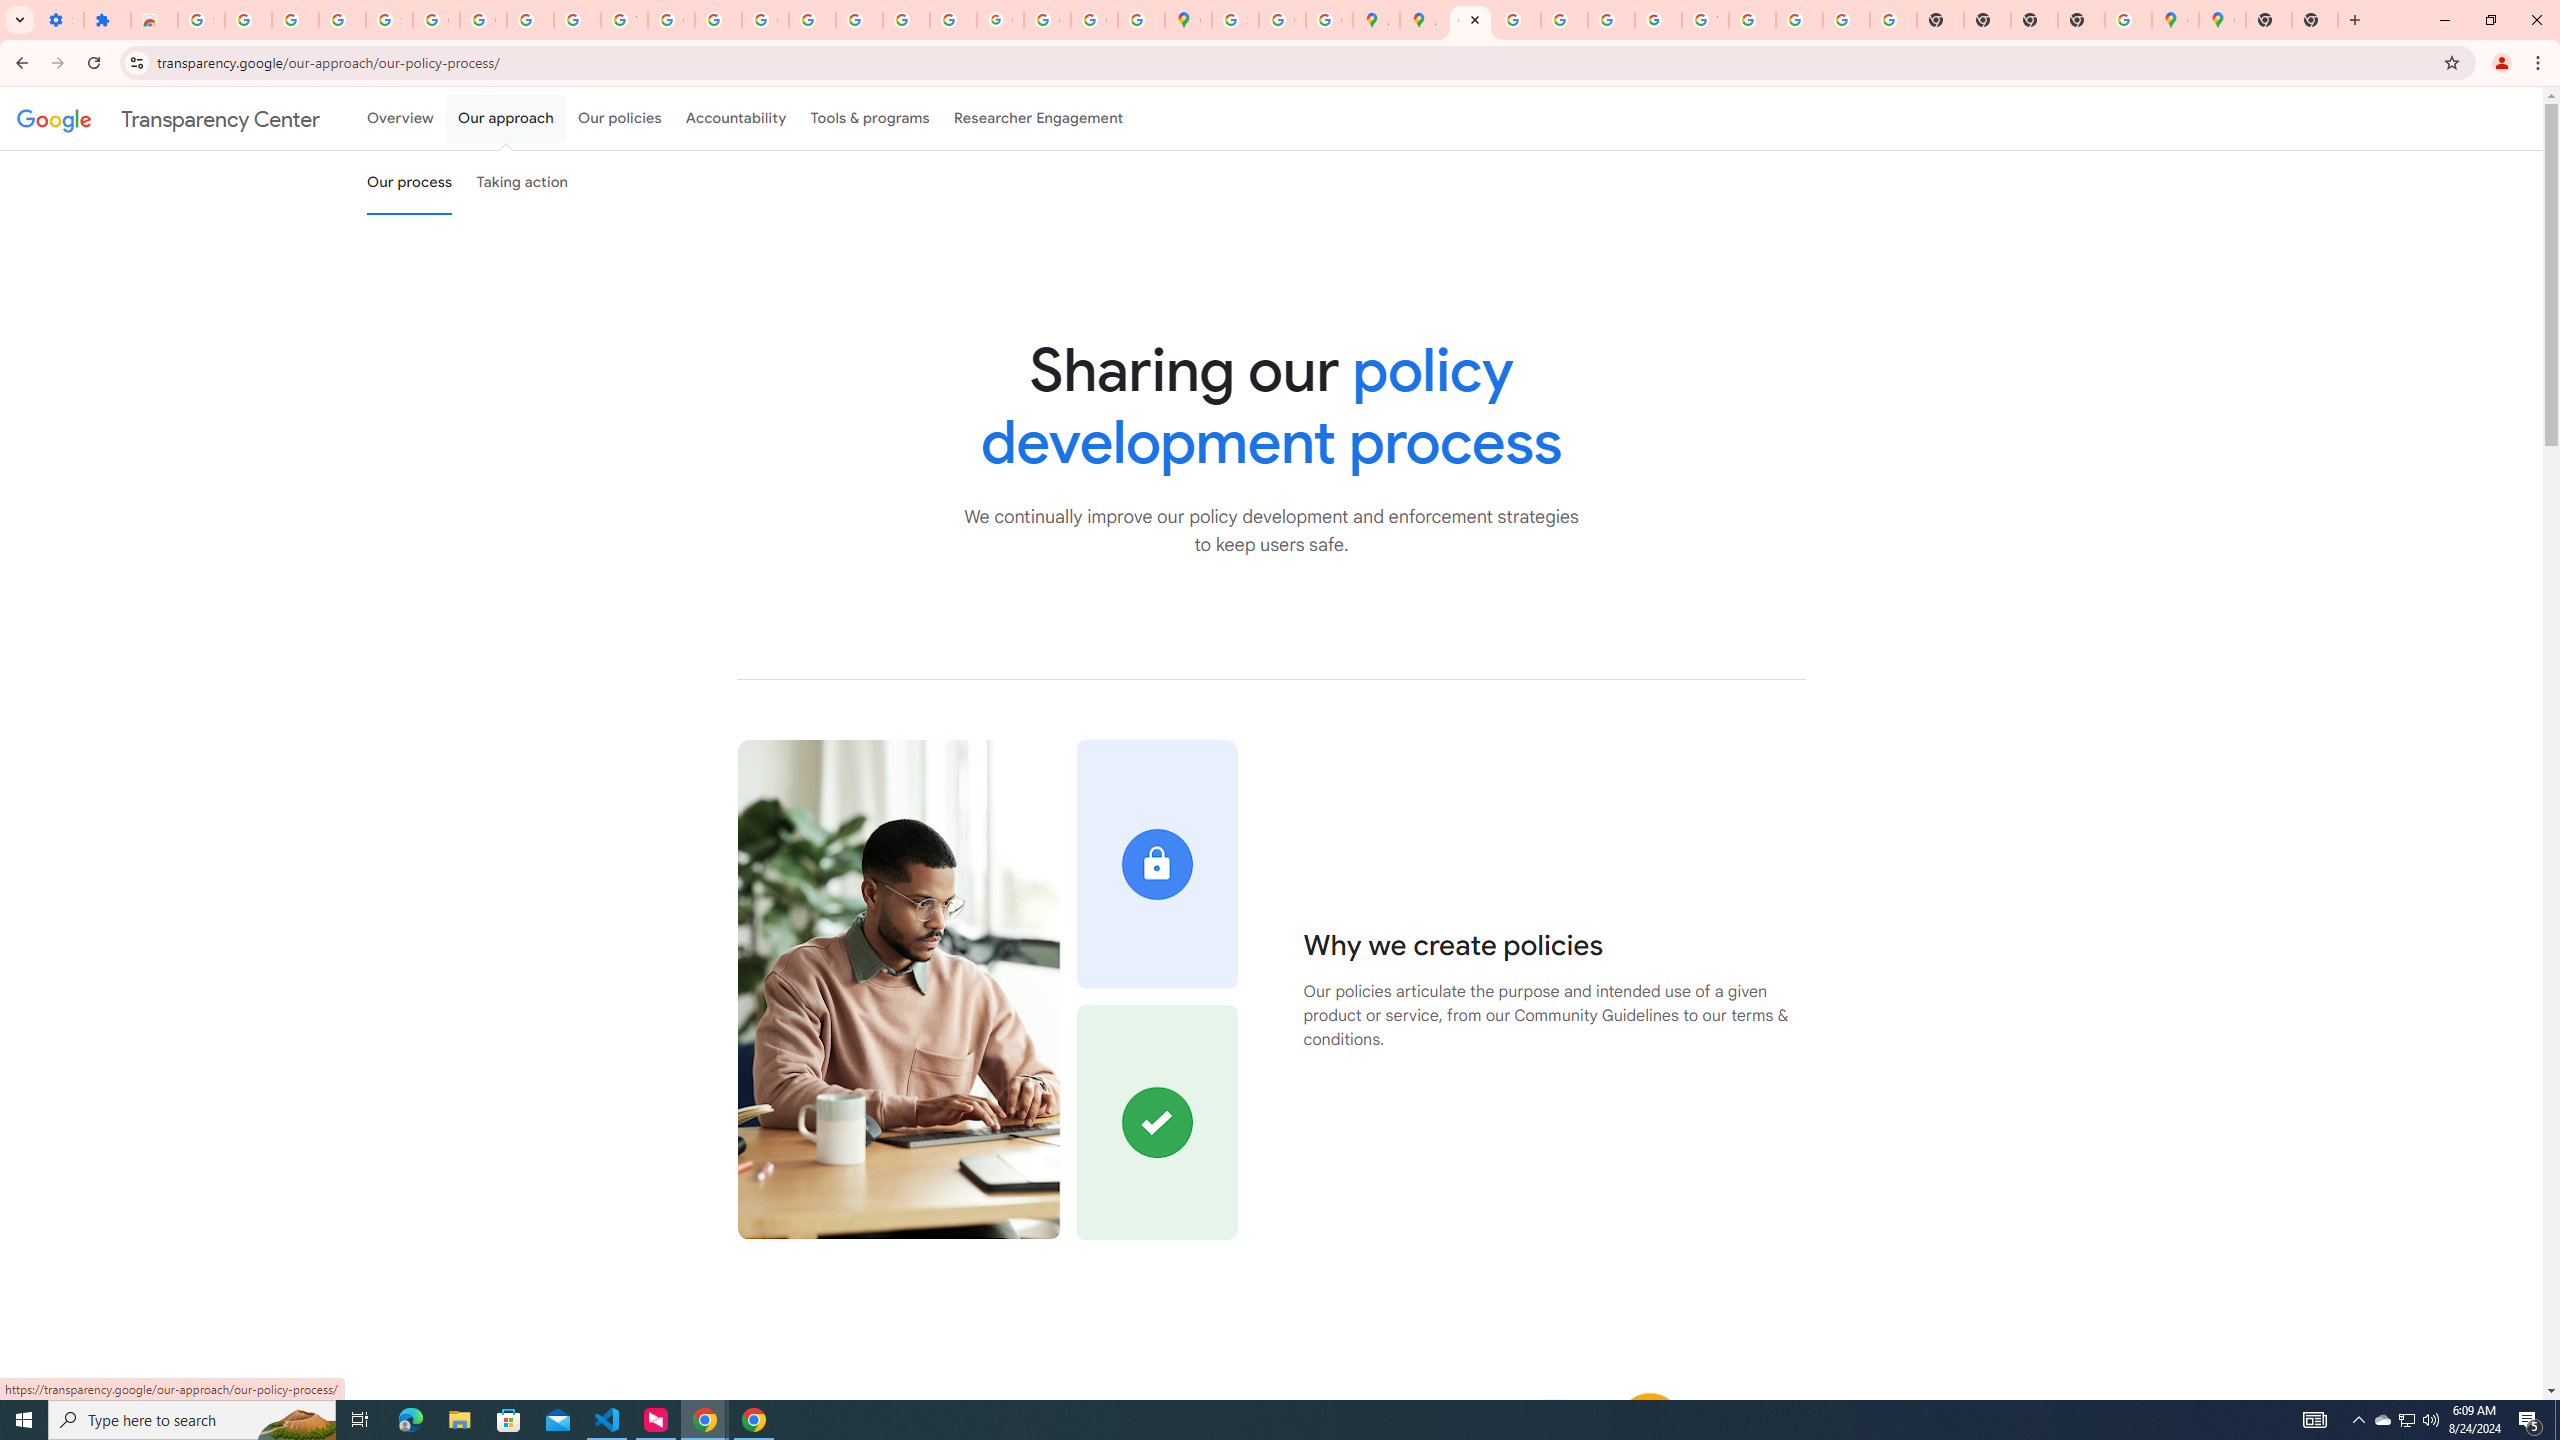 The width and height of the screenshot is (2560, 1440). I want to click on 'Tools & programs', so click(869, 118).